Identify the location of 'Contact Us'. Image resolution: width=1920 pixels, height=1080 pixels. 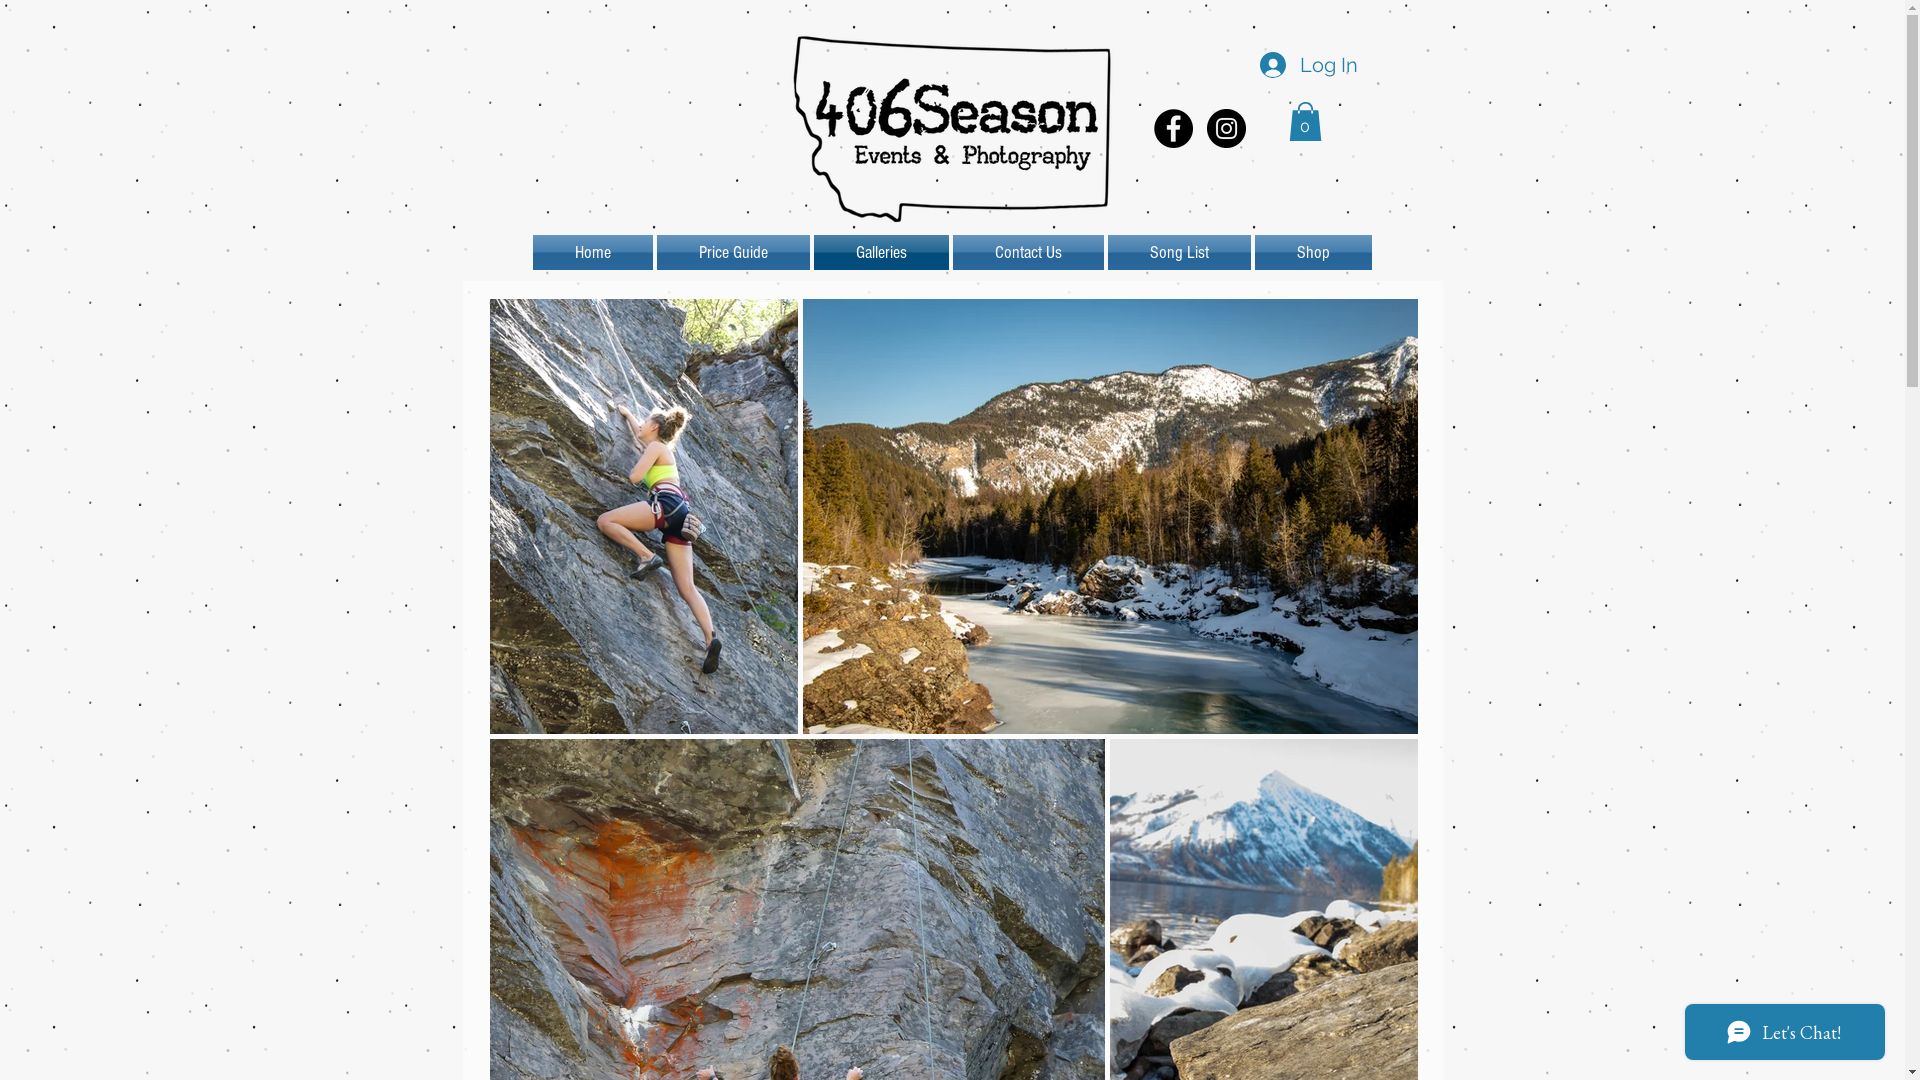
(1027, 251).